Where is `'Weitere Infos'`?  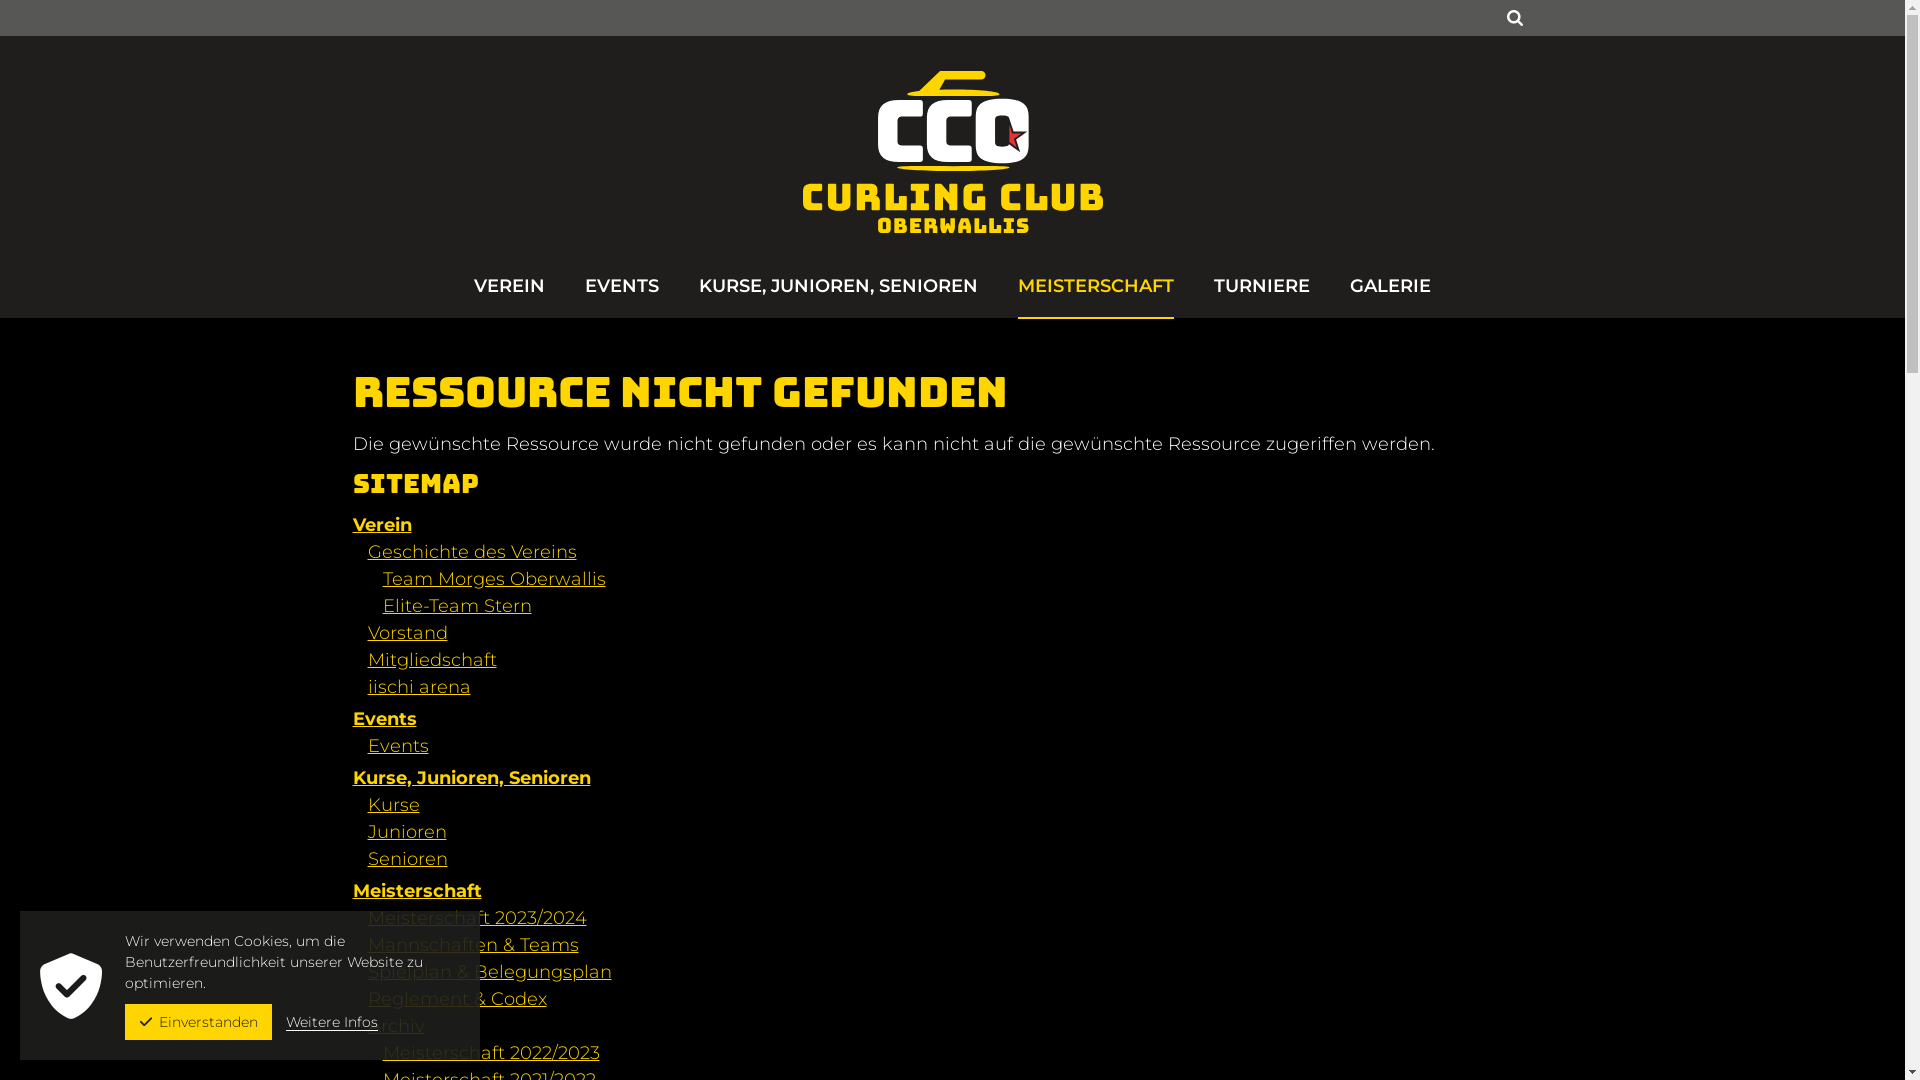
'Weitere Infos' is located at coordinates (331, 1022).